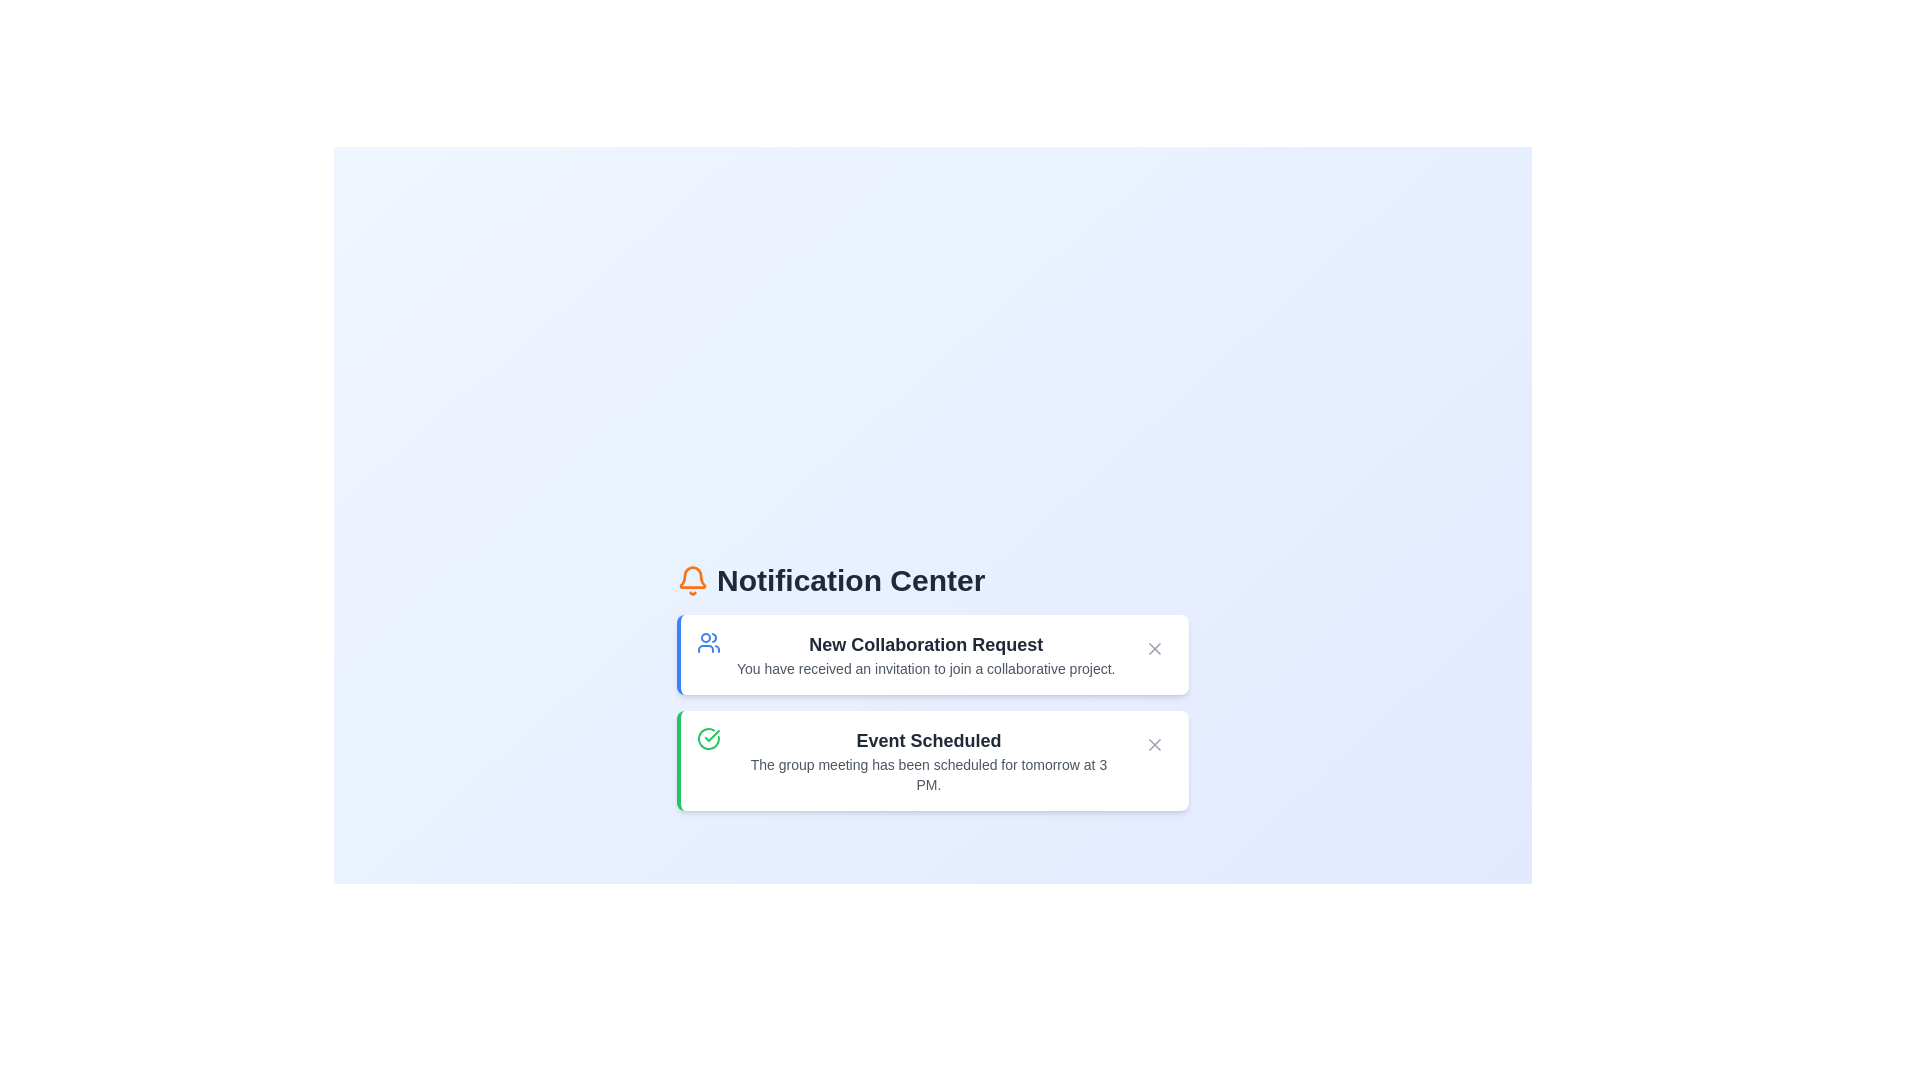  I want to click on the Close Button Icon, represented by an 'X' shape, located at the far-right side of the 'New Collaboration Request' notification card to trigger a tooltip, so click(1155, 744).